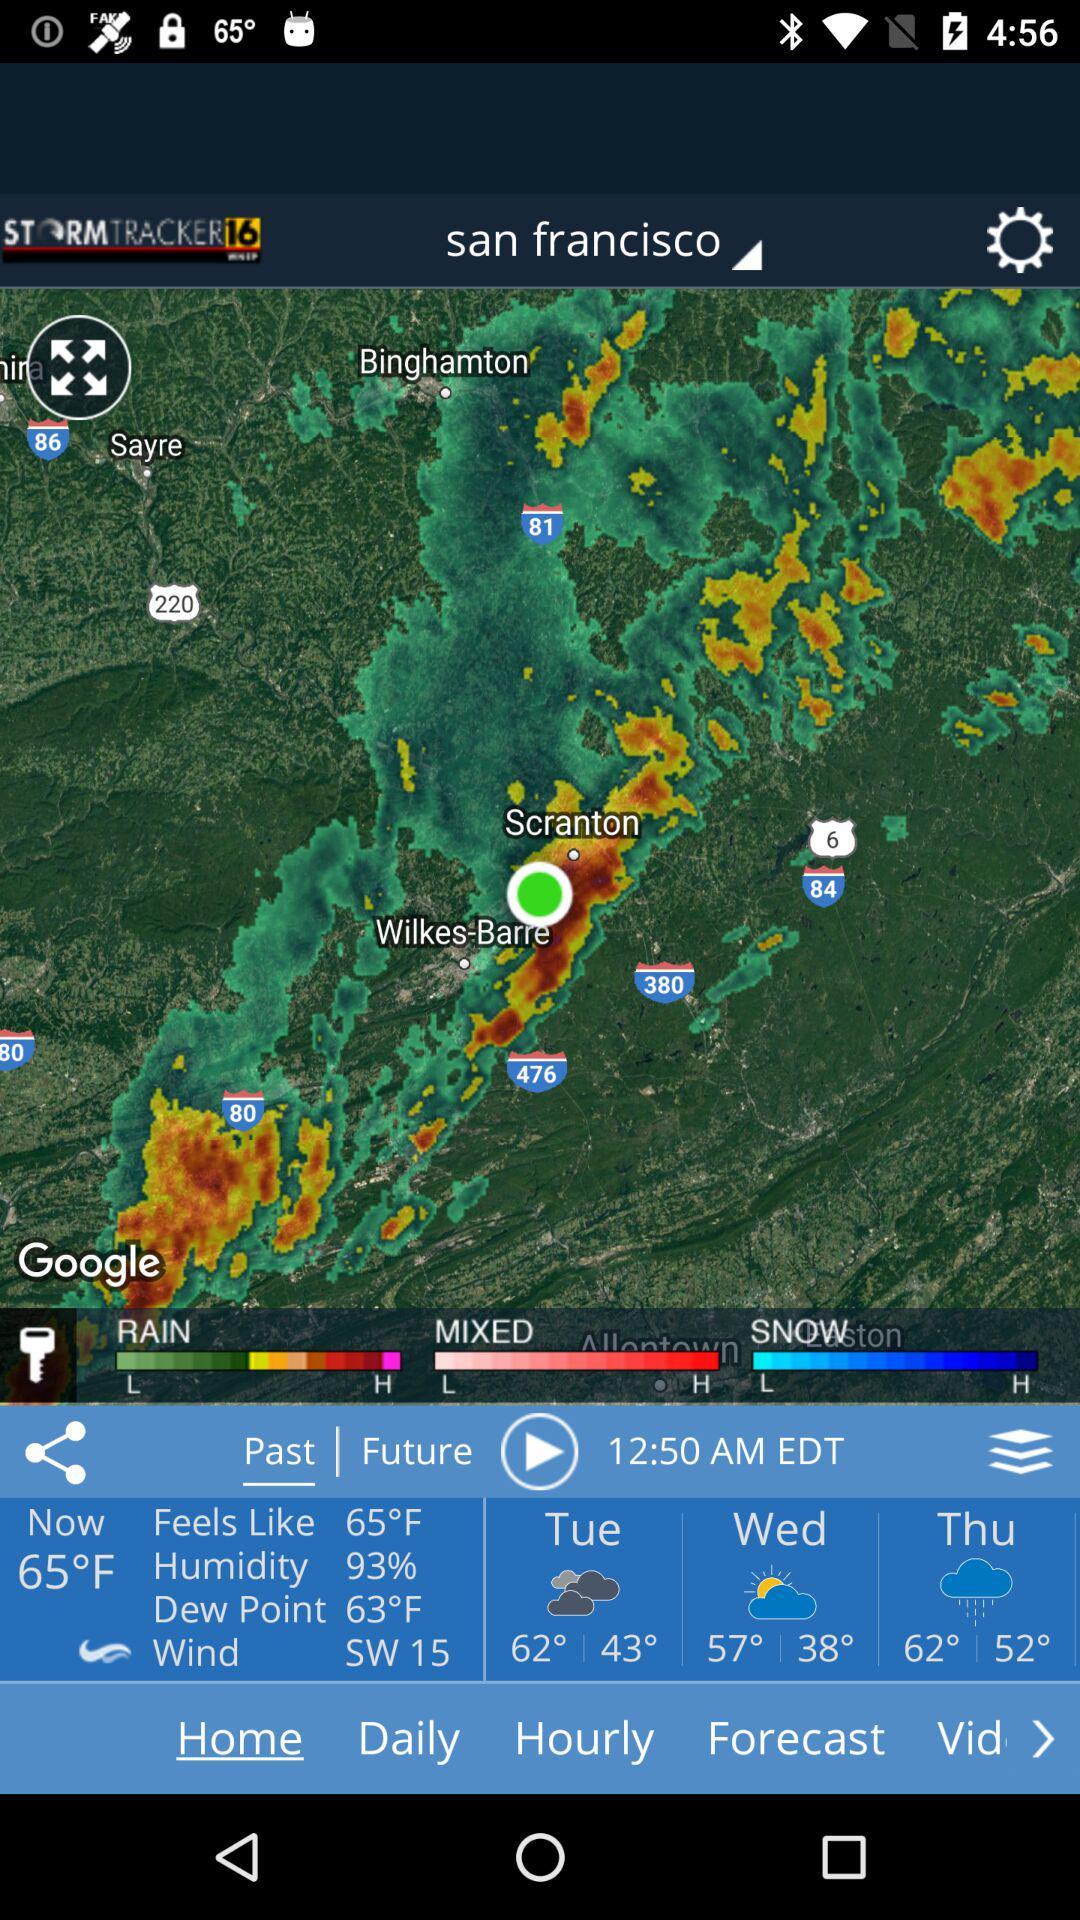 This screenshot has height=1920, width=1080. I want to click on the san francisco icon, so click(617, 240).